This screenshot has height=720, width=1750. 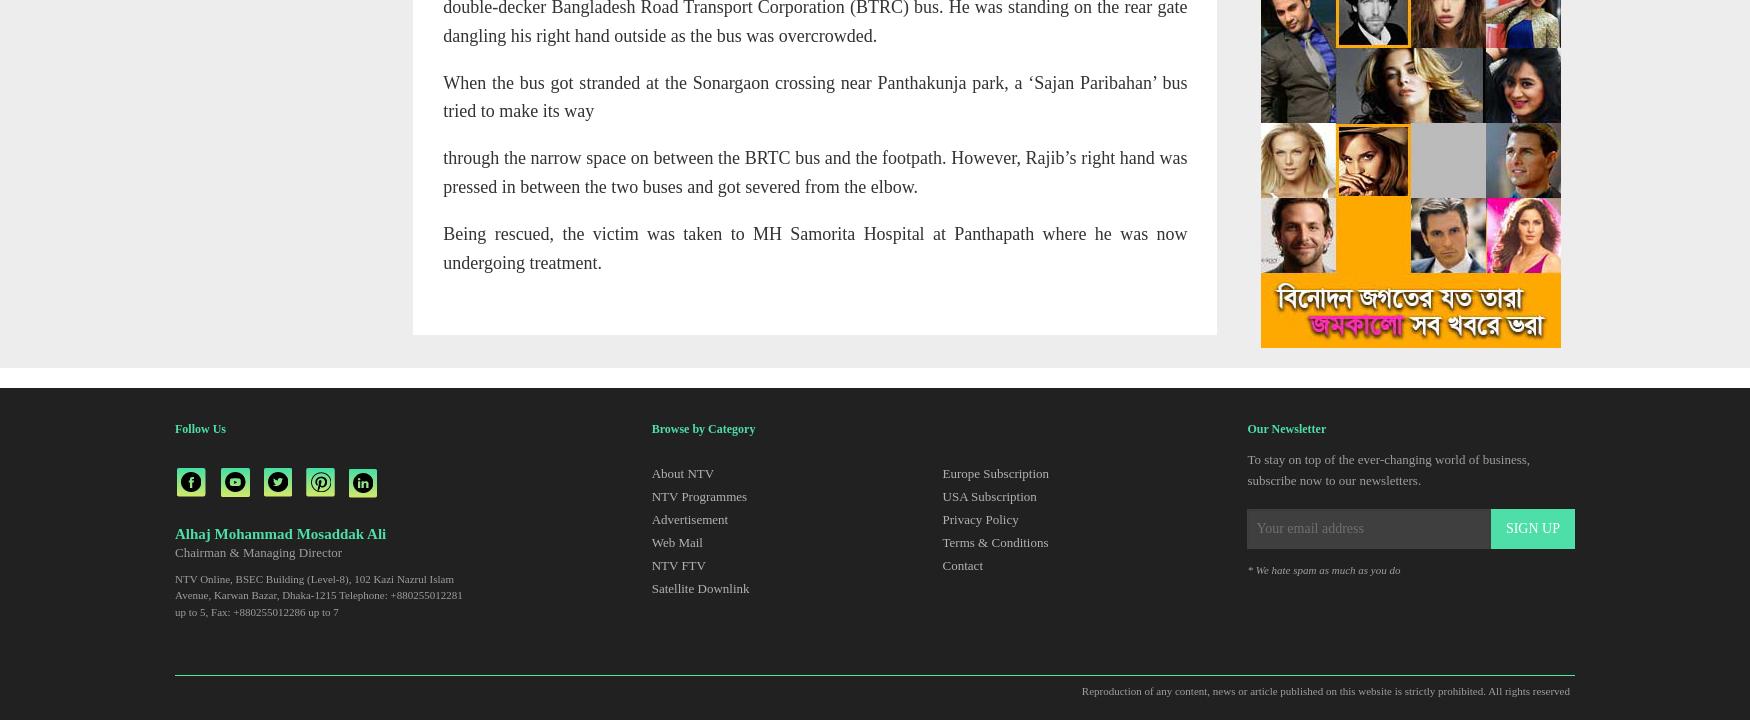 What do you see at coordinates (676, 564) in the screenshot?
I see `'NTV FTV'` at bounding box center [676, 564].